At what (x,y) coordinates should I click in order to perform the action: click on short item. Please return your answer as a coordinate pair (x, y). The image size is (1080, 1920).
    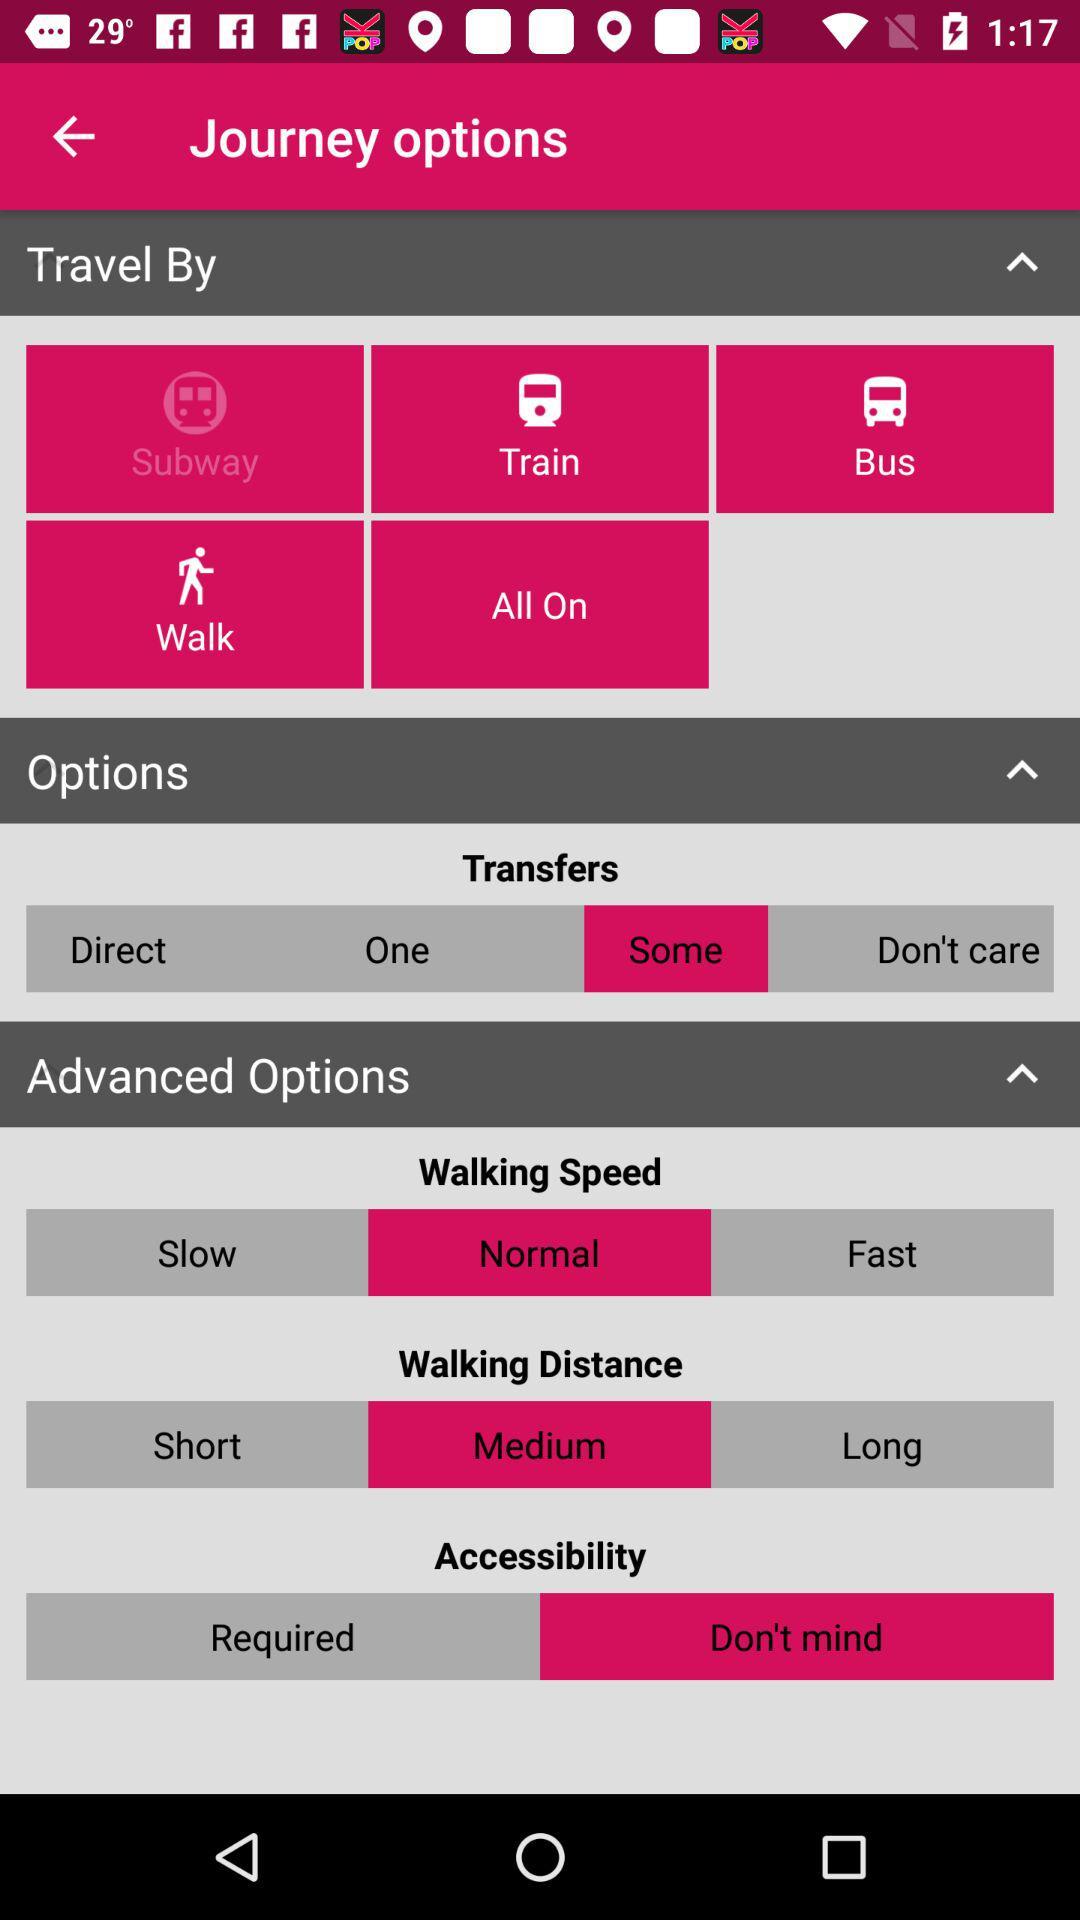
    Looking at the image, I should click on (197, 1444).